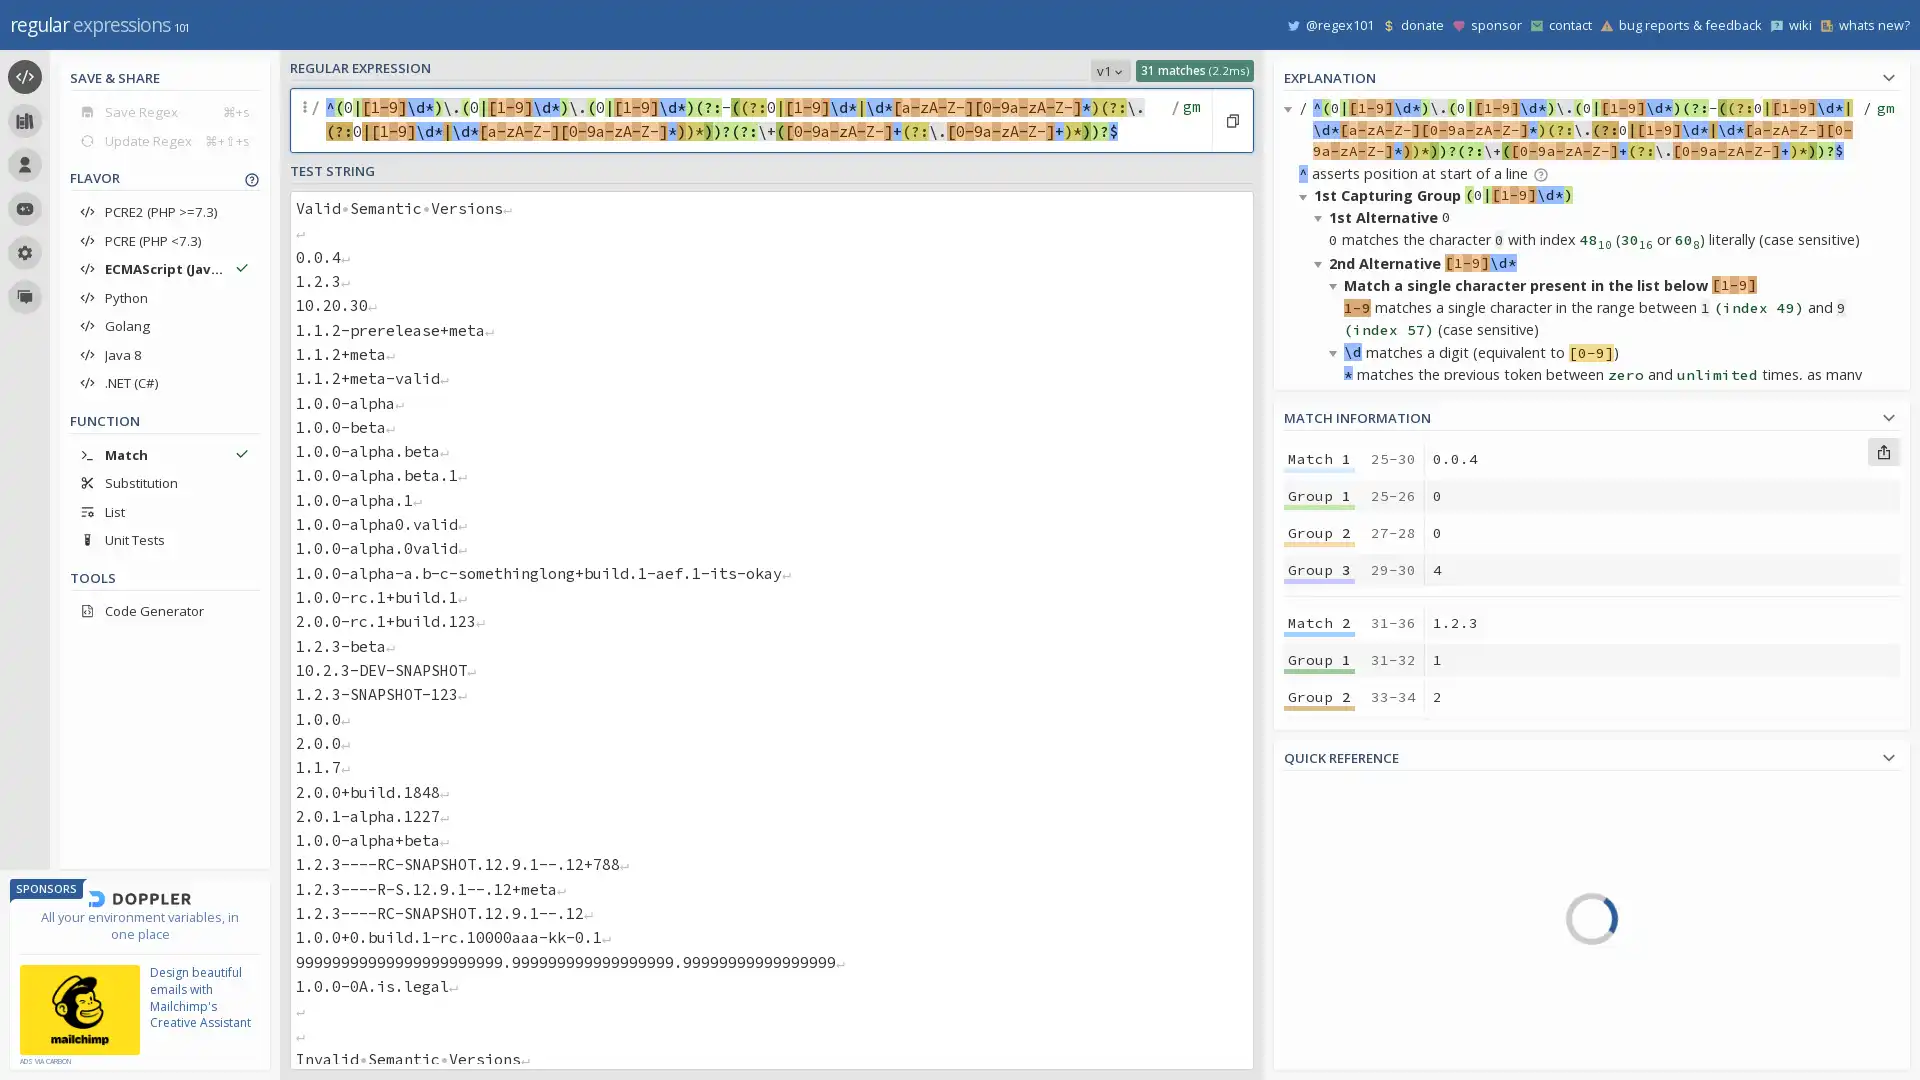 The image size is (1920, 1080). I want to click on Match 2, so click(1319, 622).